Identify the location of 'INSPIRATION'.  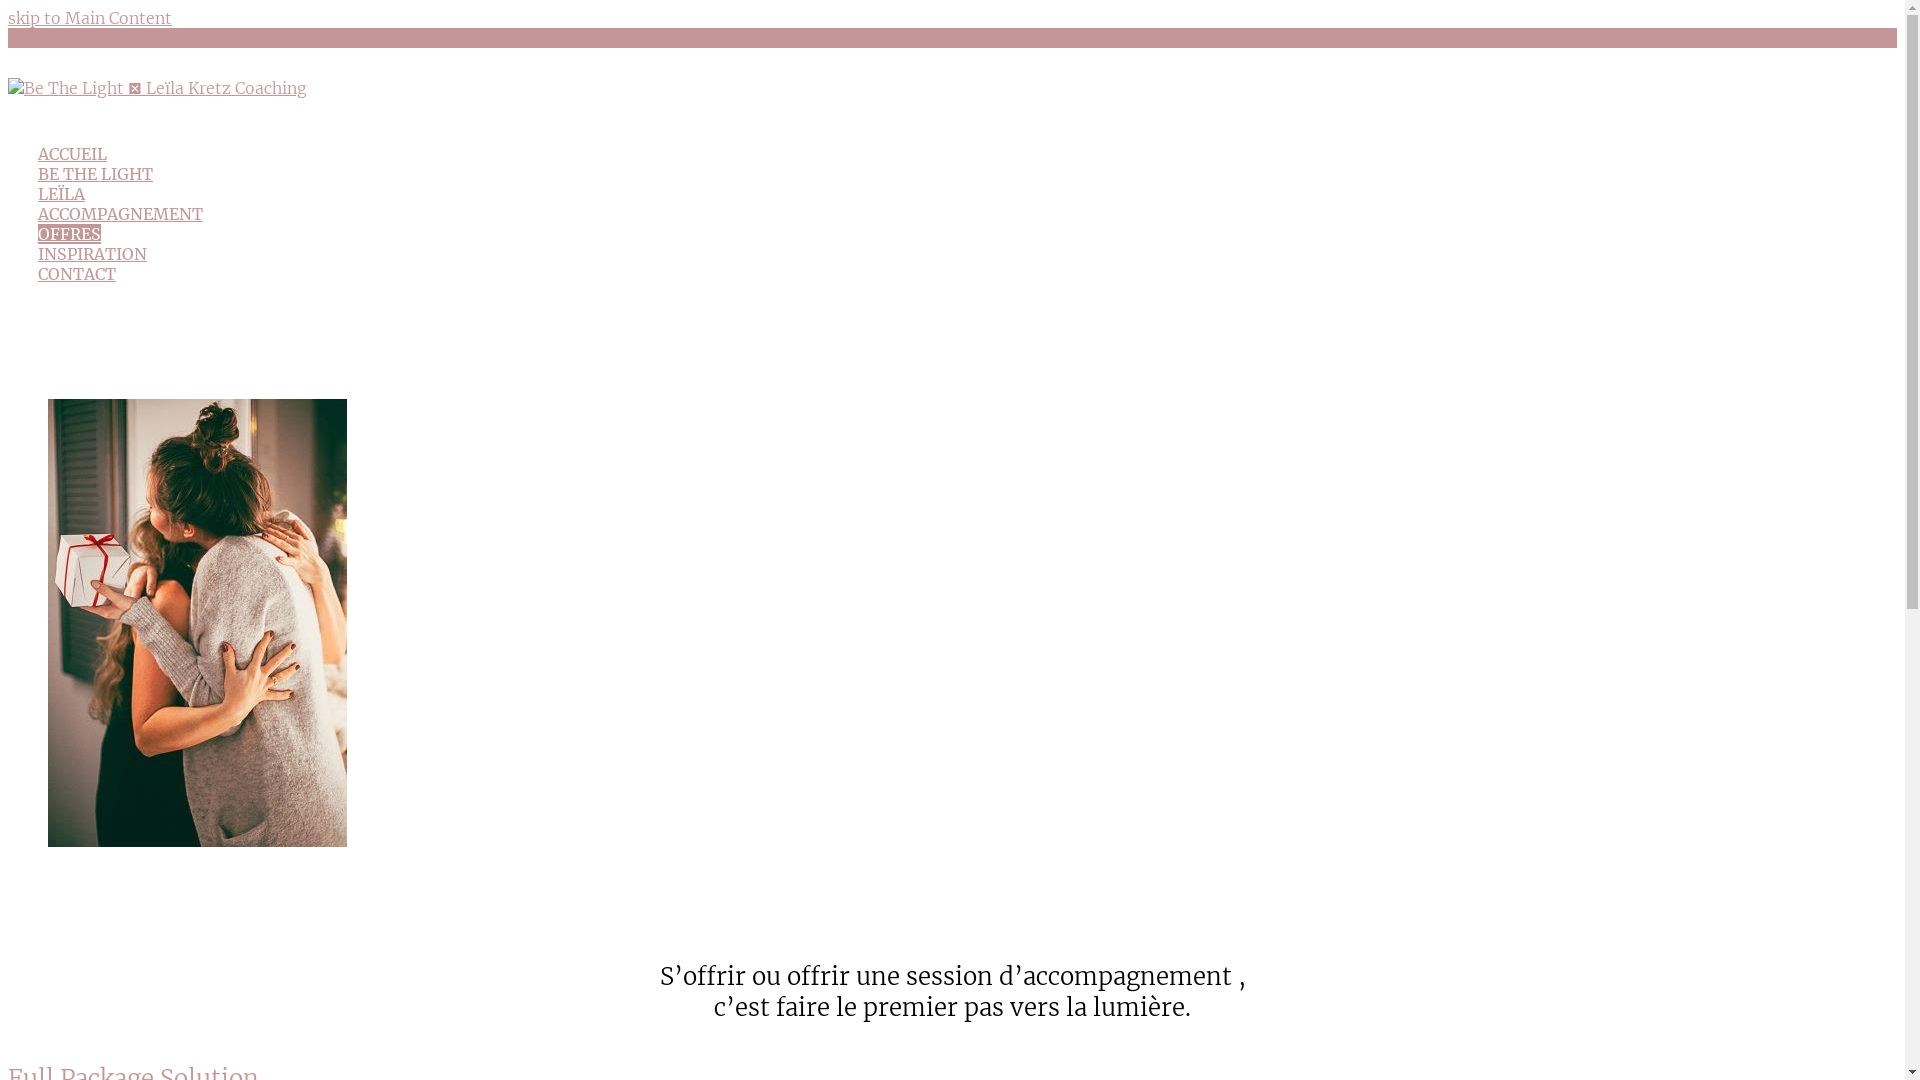
(91, 253).